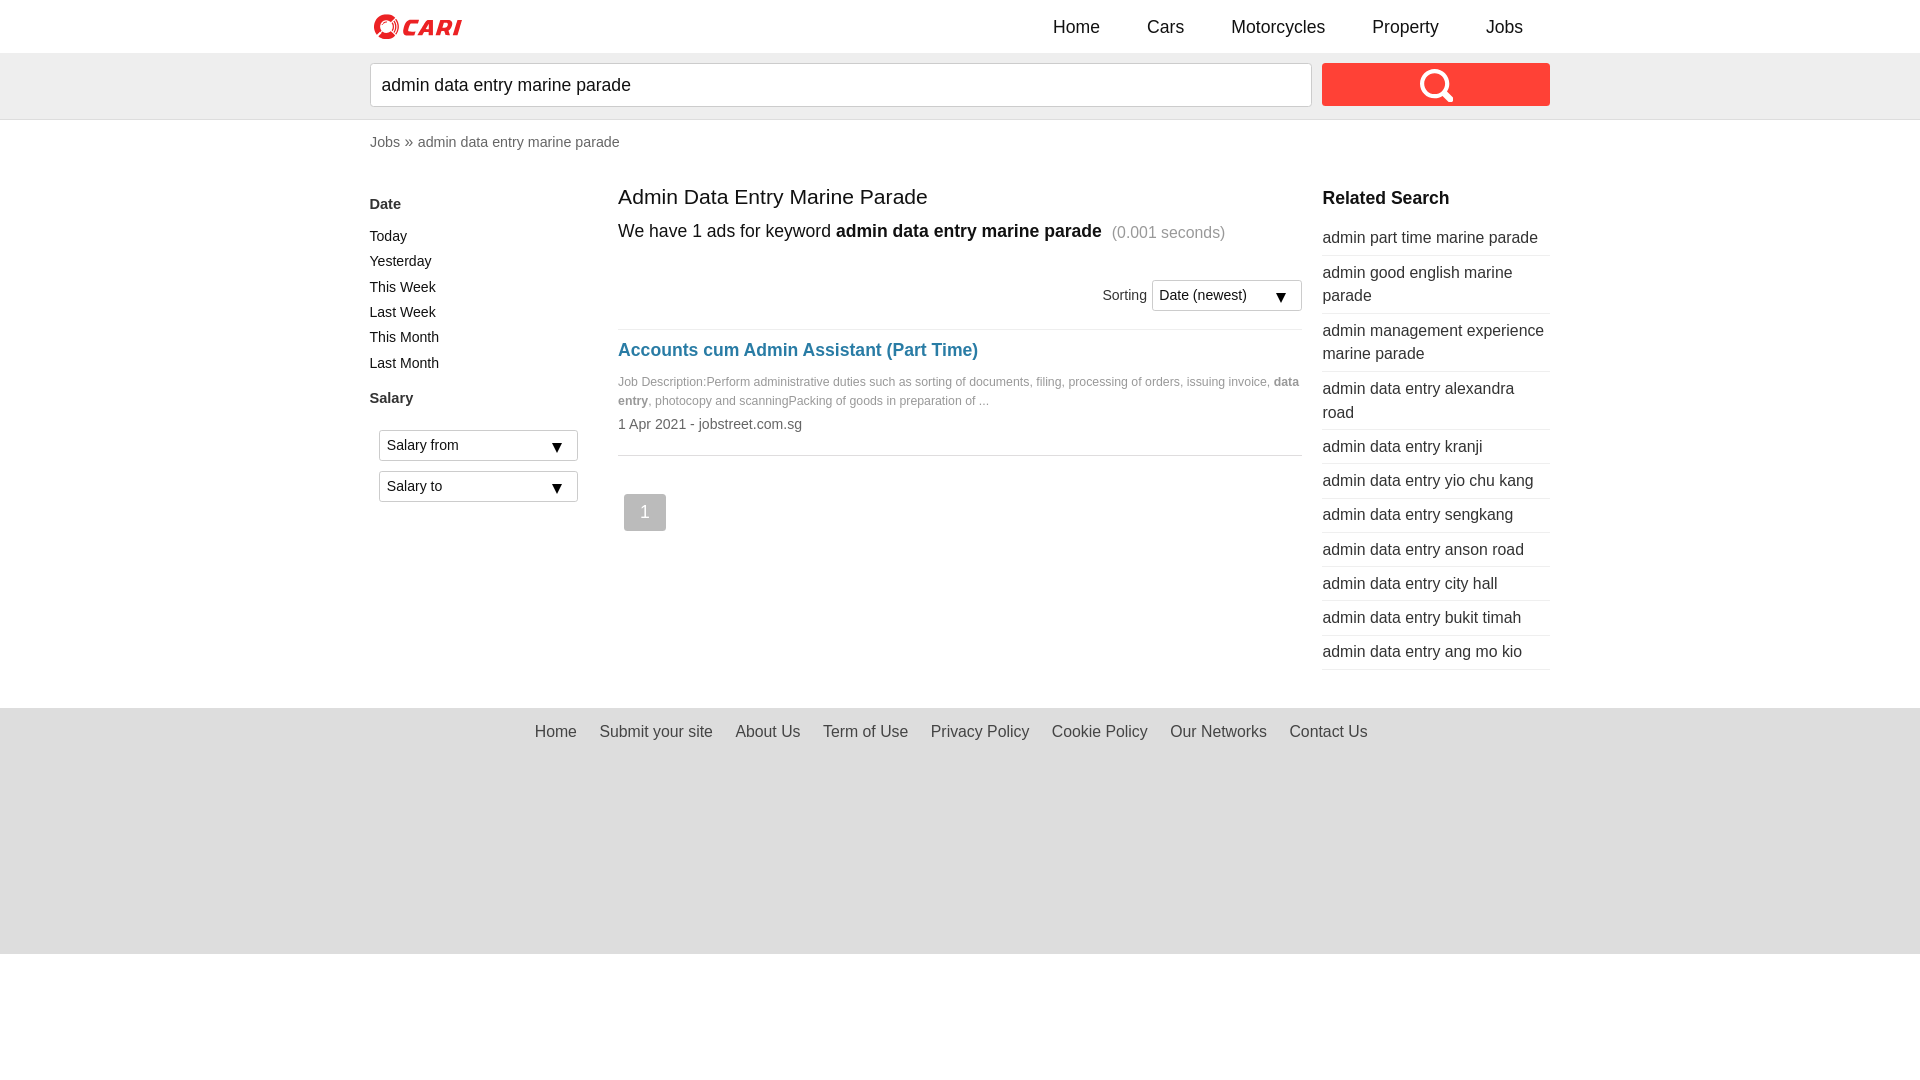 This screenshot has width=1920, height=1080. I want to click on 'admin data entry marine parade', so click(518, 141).